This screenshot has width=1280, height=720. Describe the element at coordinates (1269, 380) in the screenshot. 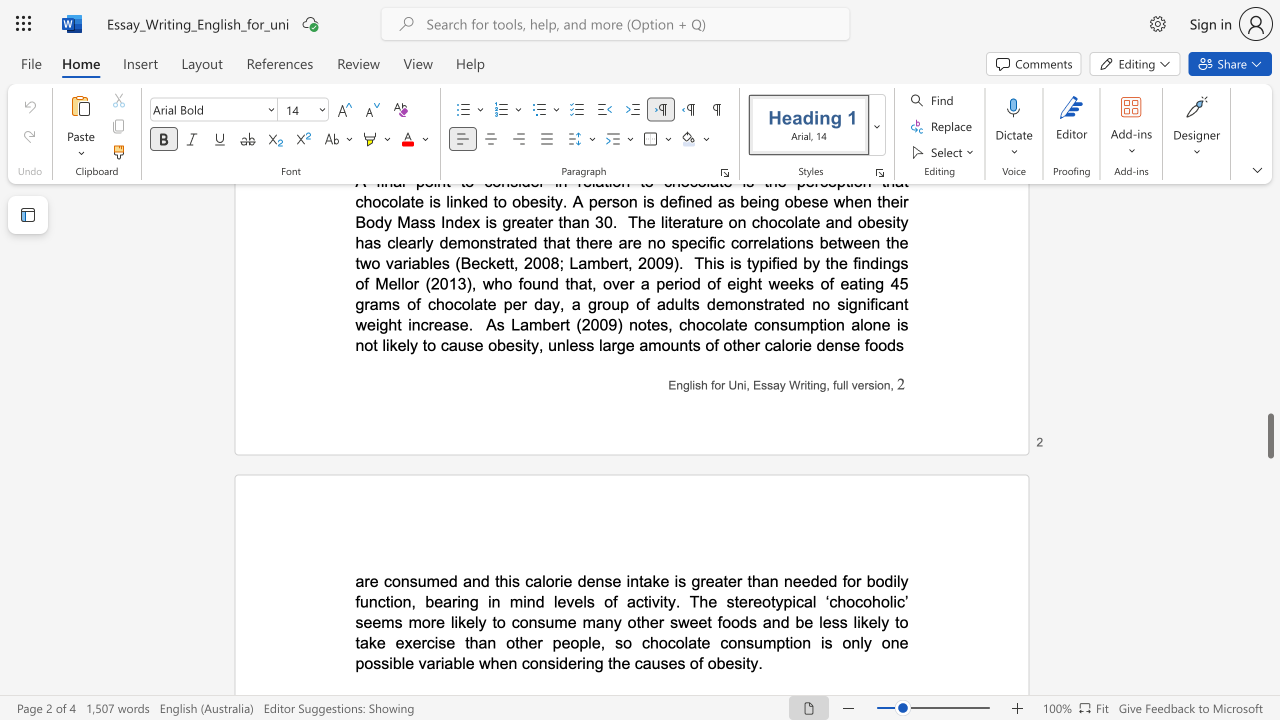

I see `the vertical scrollbar to raise the page content` at that location.